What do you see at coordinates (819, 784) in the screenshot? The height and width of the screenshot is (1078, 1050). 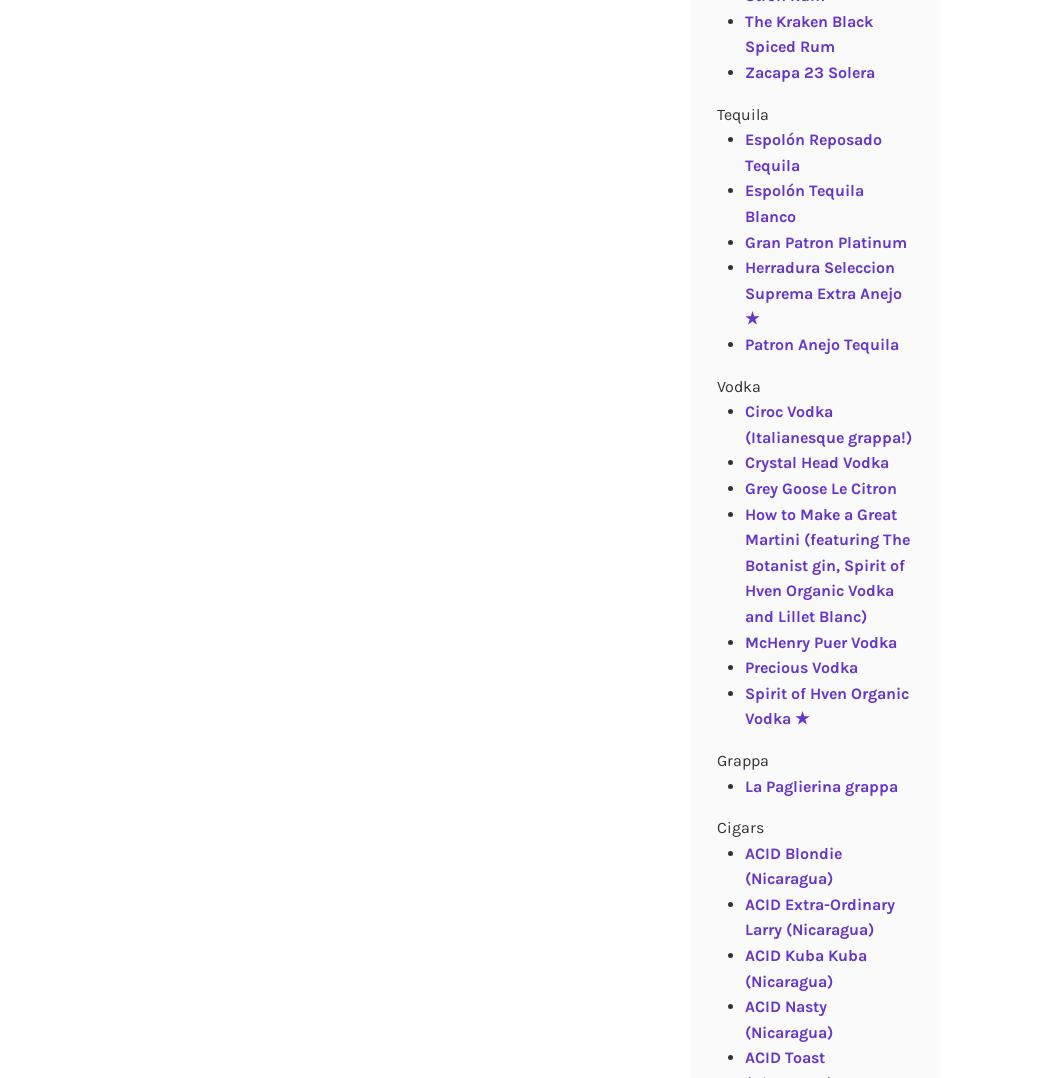 I see `'La Paglierina grappa'` at bounding box center [819, 784].